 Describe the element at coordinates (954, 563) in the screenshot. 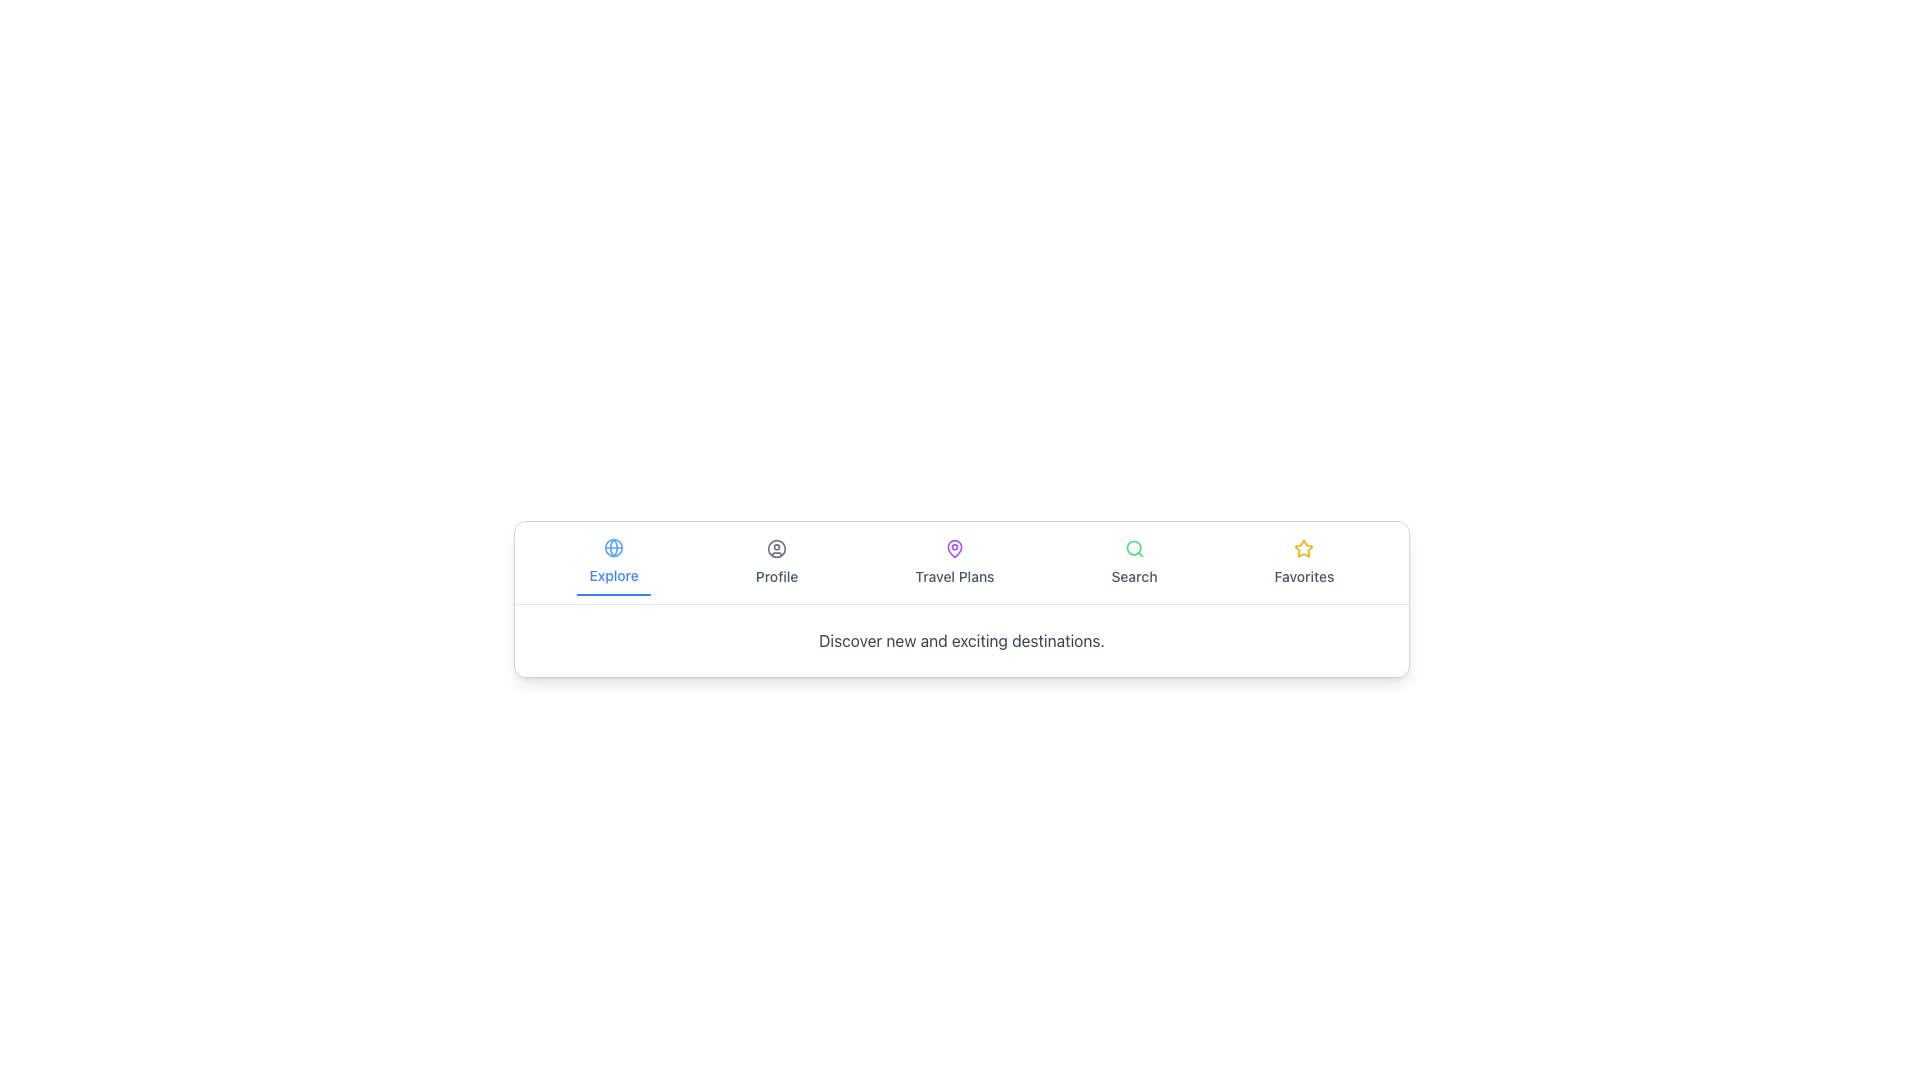

I see `the 'Travel Plans' button, which features a purple map pin icon and small gray text` at that location.